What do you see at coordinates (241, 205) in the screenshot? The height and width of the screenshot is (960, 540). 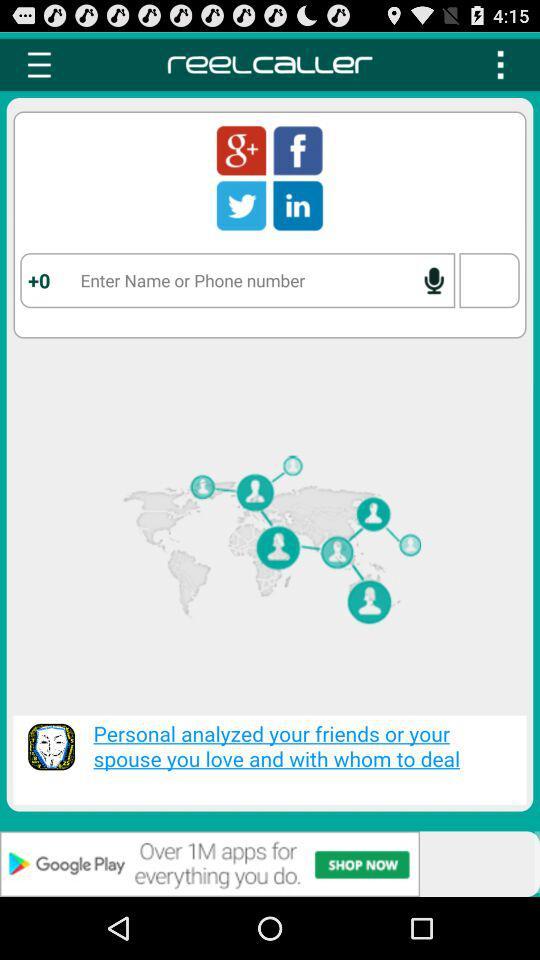 I see `twitter logo` at bounding box center [241, 205].